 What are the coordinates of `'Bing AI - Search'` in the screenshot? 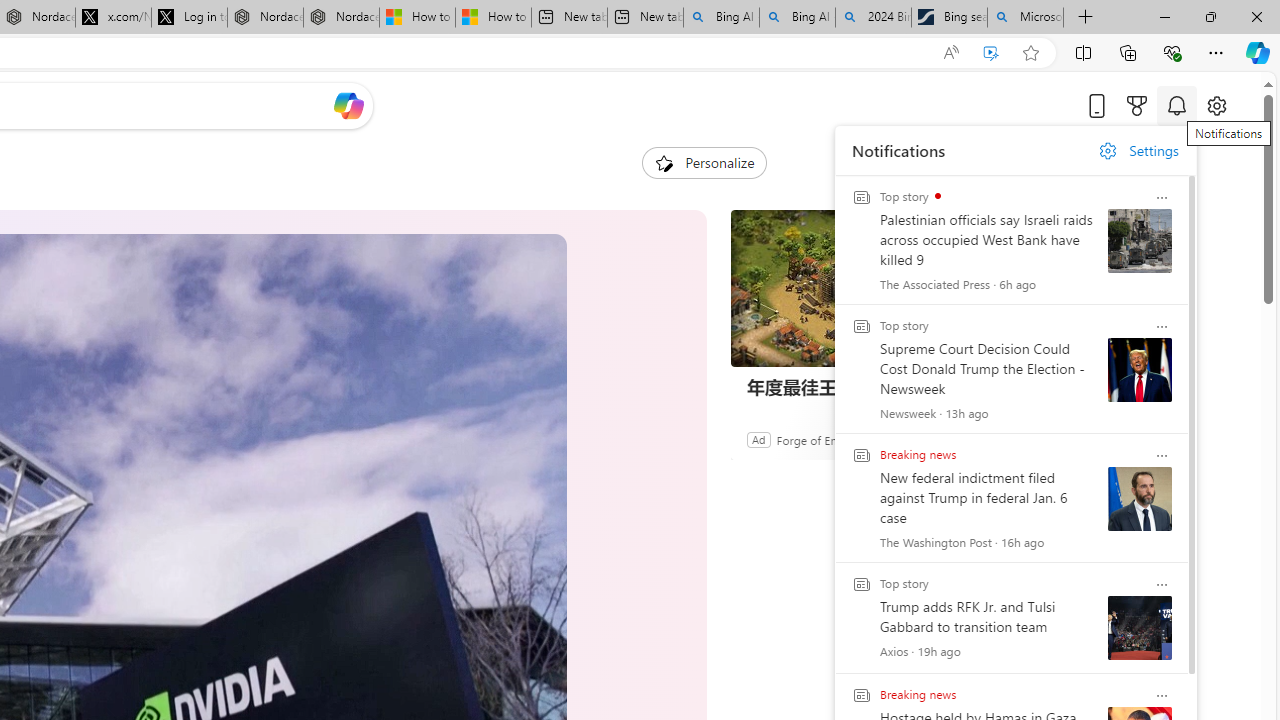 It's located at (796, 17).